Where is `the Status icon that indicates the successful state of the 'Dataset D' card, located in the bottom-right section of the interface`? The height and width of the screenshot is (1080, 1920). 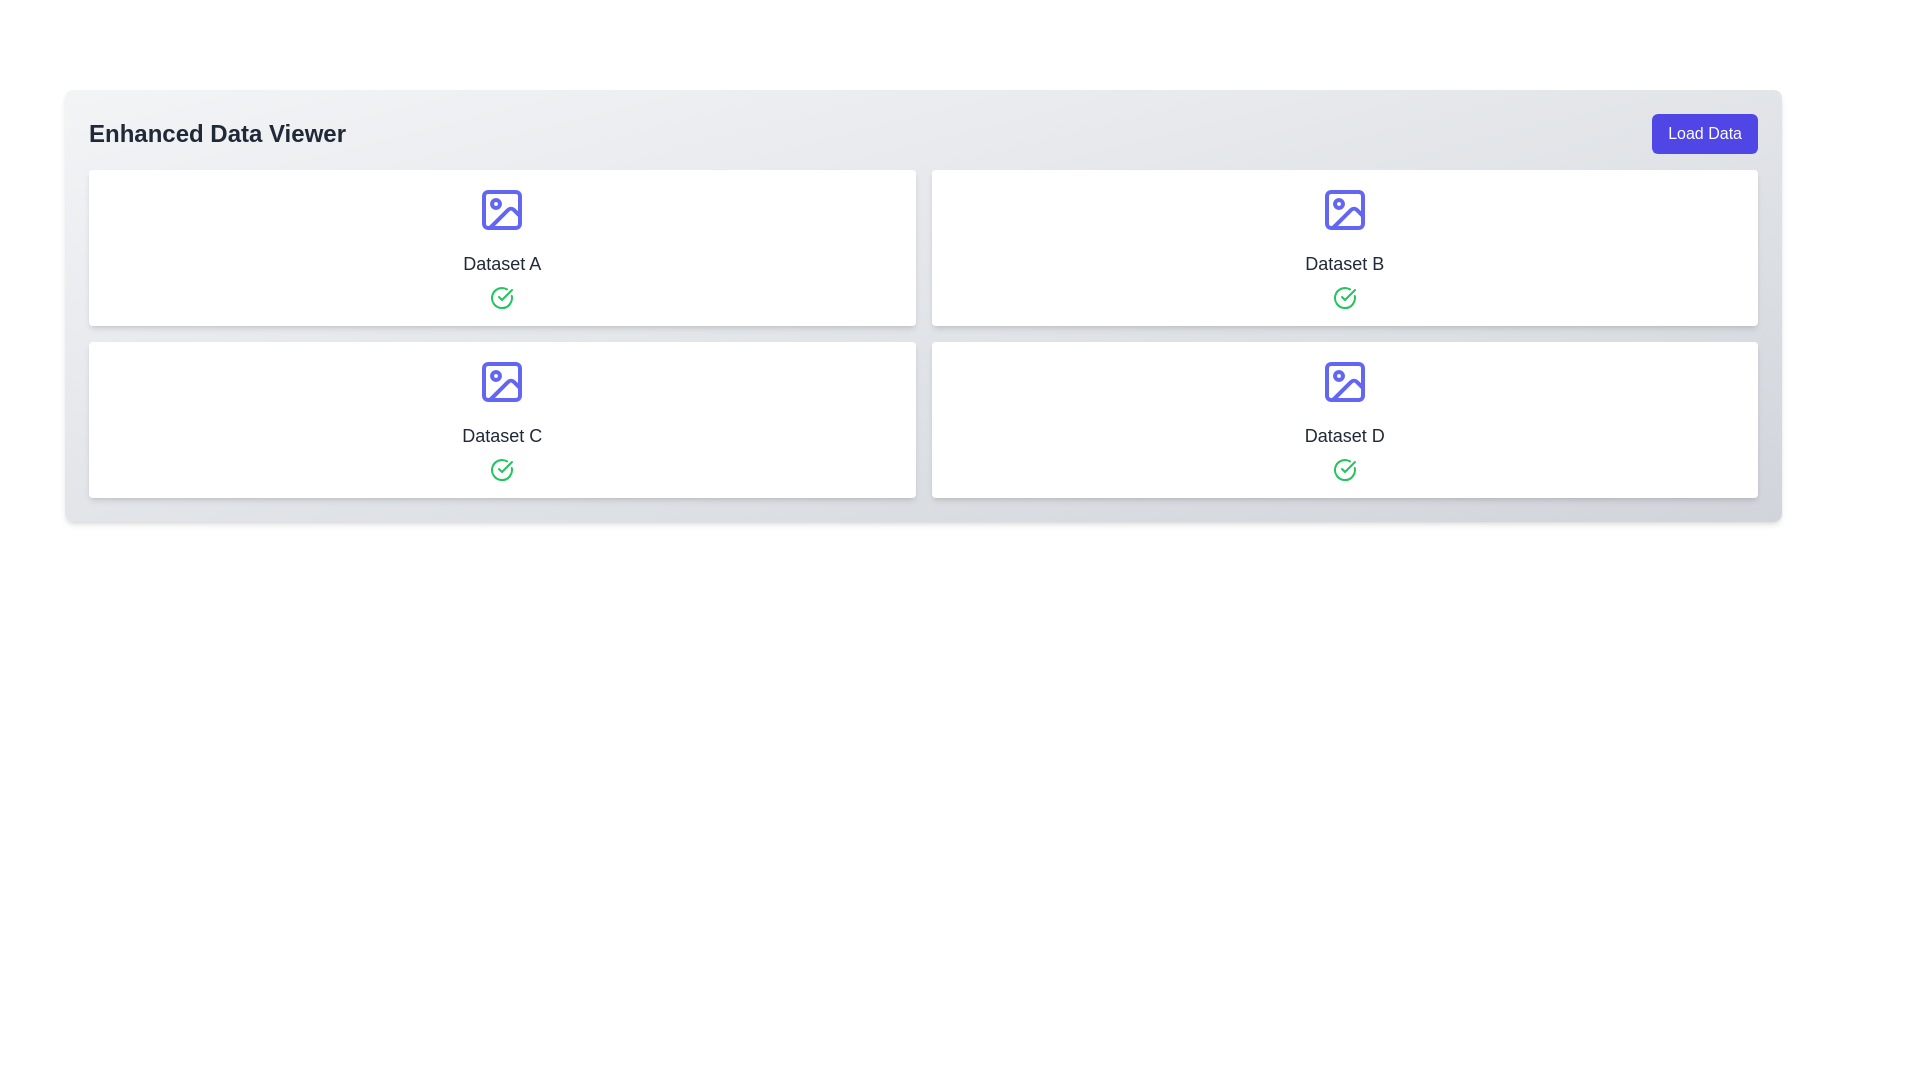
the Status icon that indicates the successful state of the 'Dataset D' card, located in the bottom-right section of the interface is located at coordinates (1344, 470).